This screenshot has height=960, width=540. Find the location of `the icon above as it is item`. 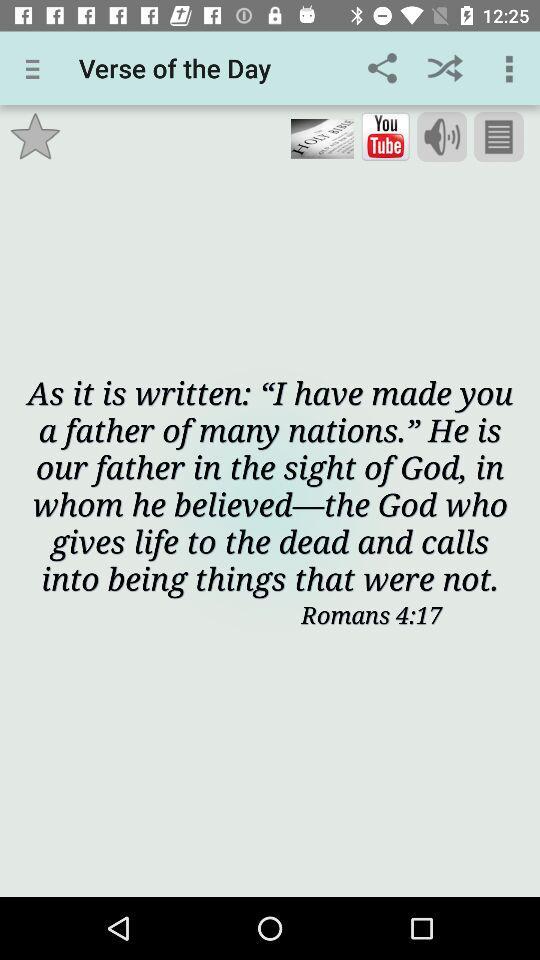

the icon above as it is item is located at coordinates (385, 136).